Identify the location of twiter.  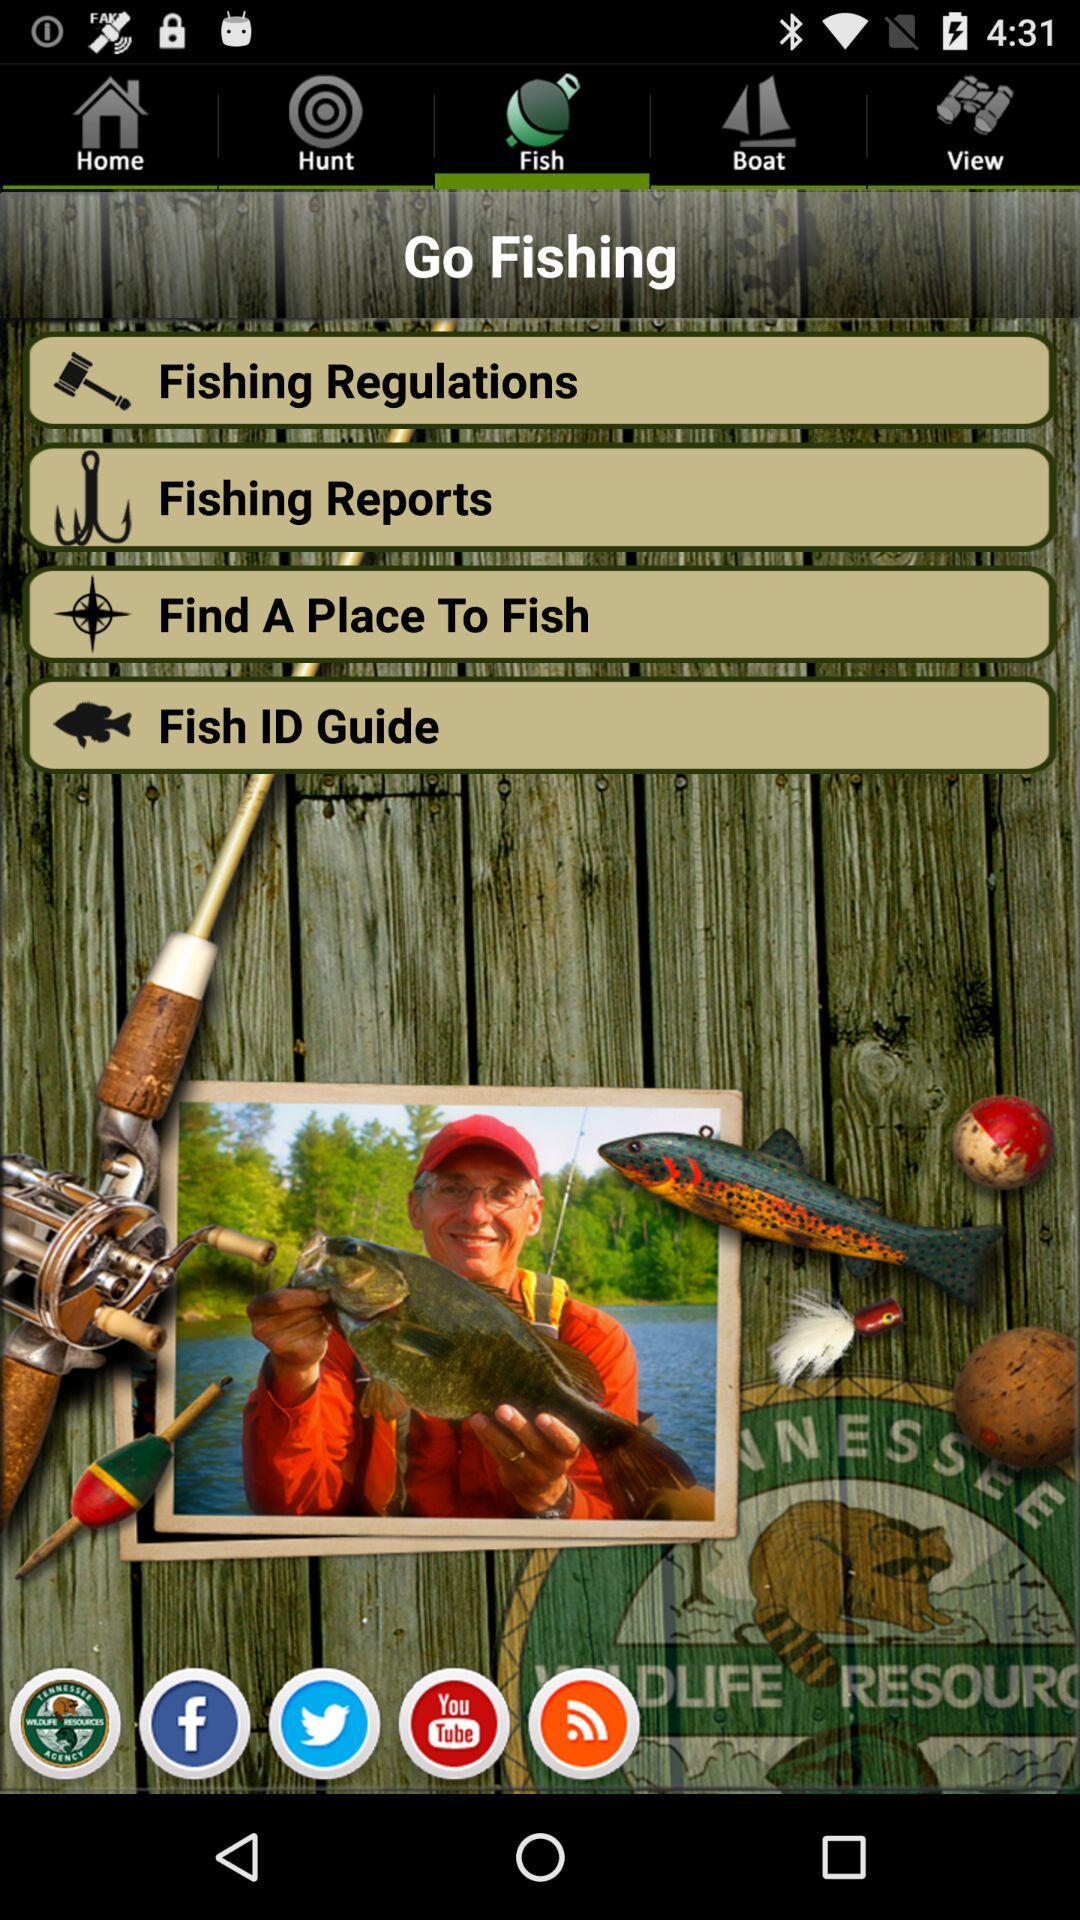
(323, 1728).